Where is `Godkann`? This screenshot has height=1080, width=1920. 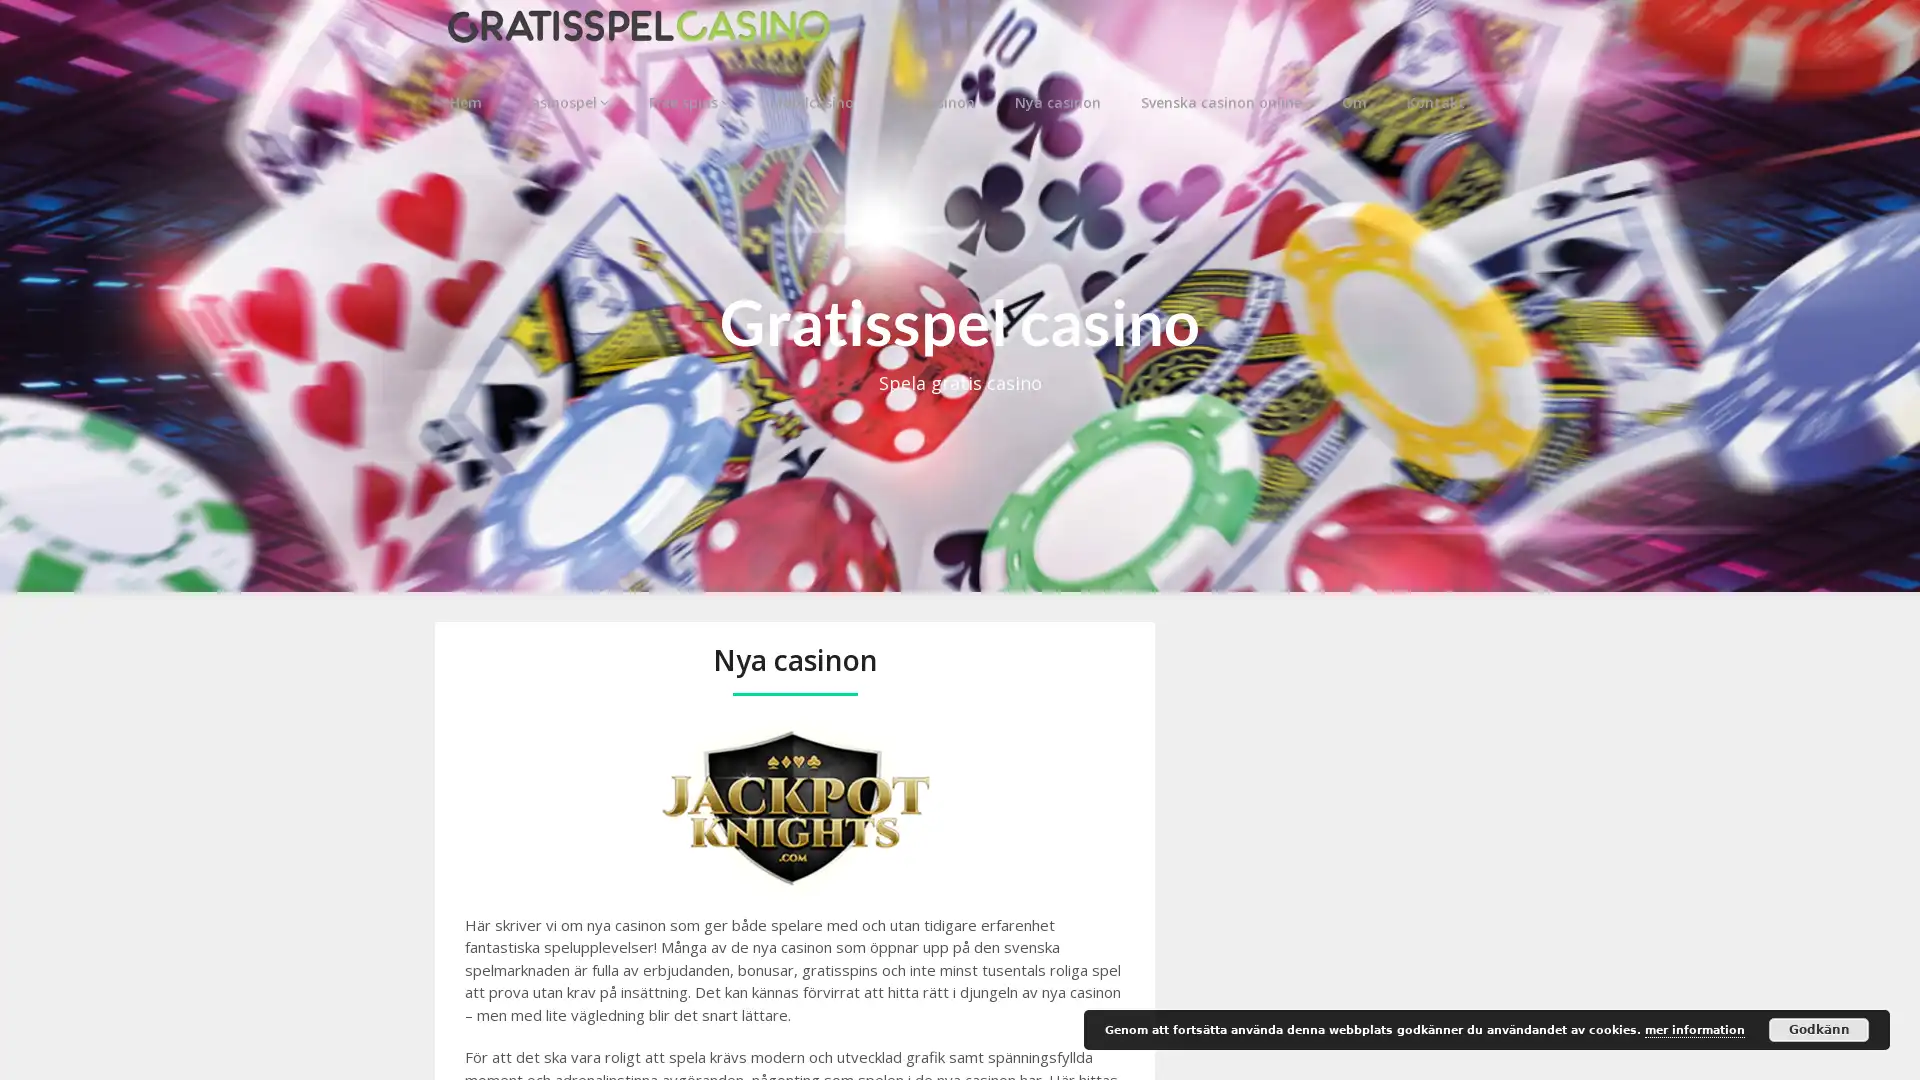 Godkann is located at coordinates (1819, 1029).